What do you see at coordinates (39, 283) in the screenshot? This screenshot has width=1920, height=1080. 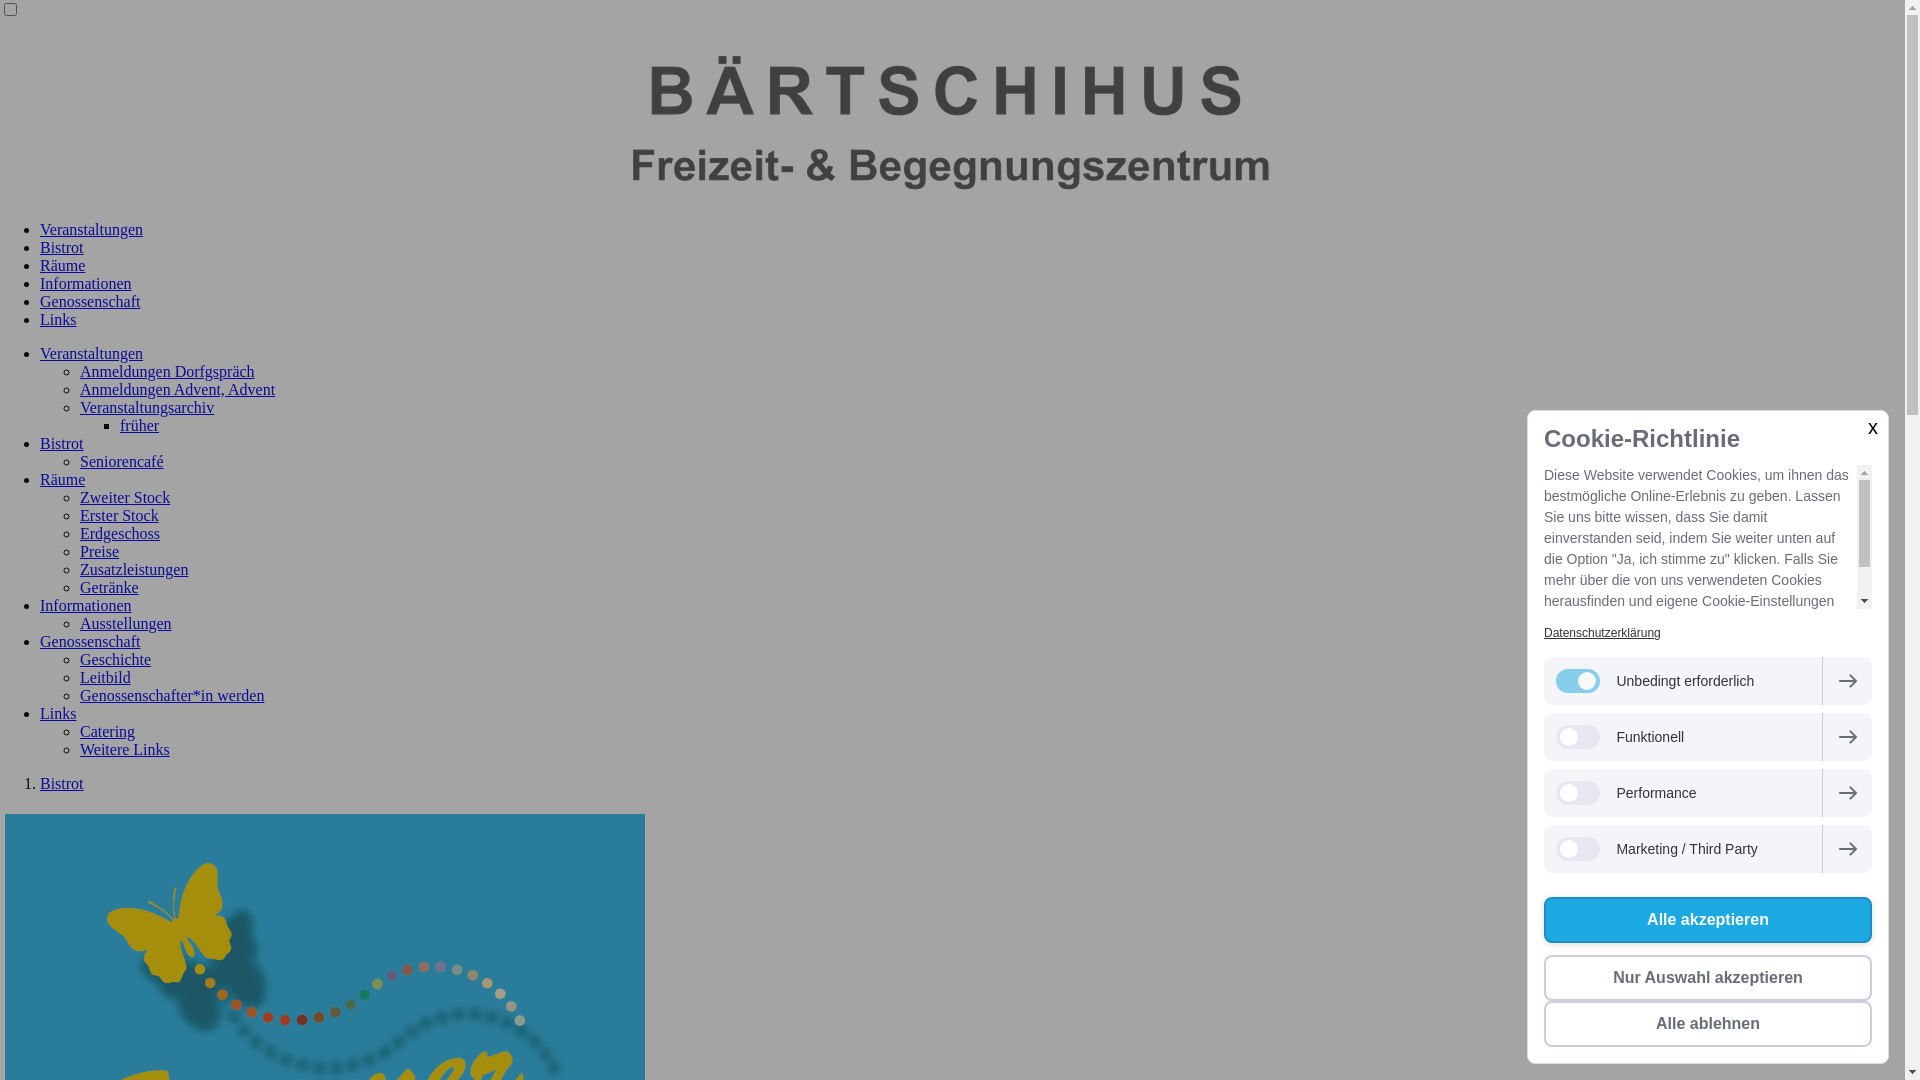 I see `'Informationen'` at bounding box center [39, 283].